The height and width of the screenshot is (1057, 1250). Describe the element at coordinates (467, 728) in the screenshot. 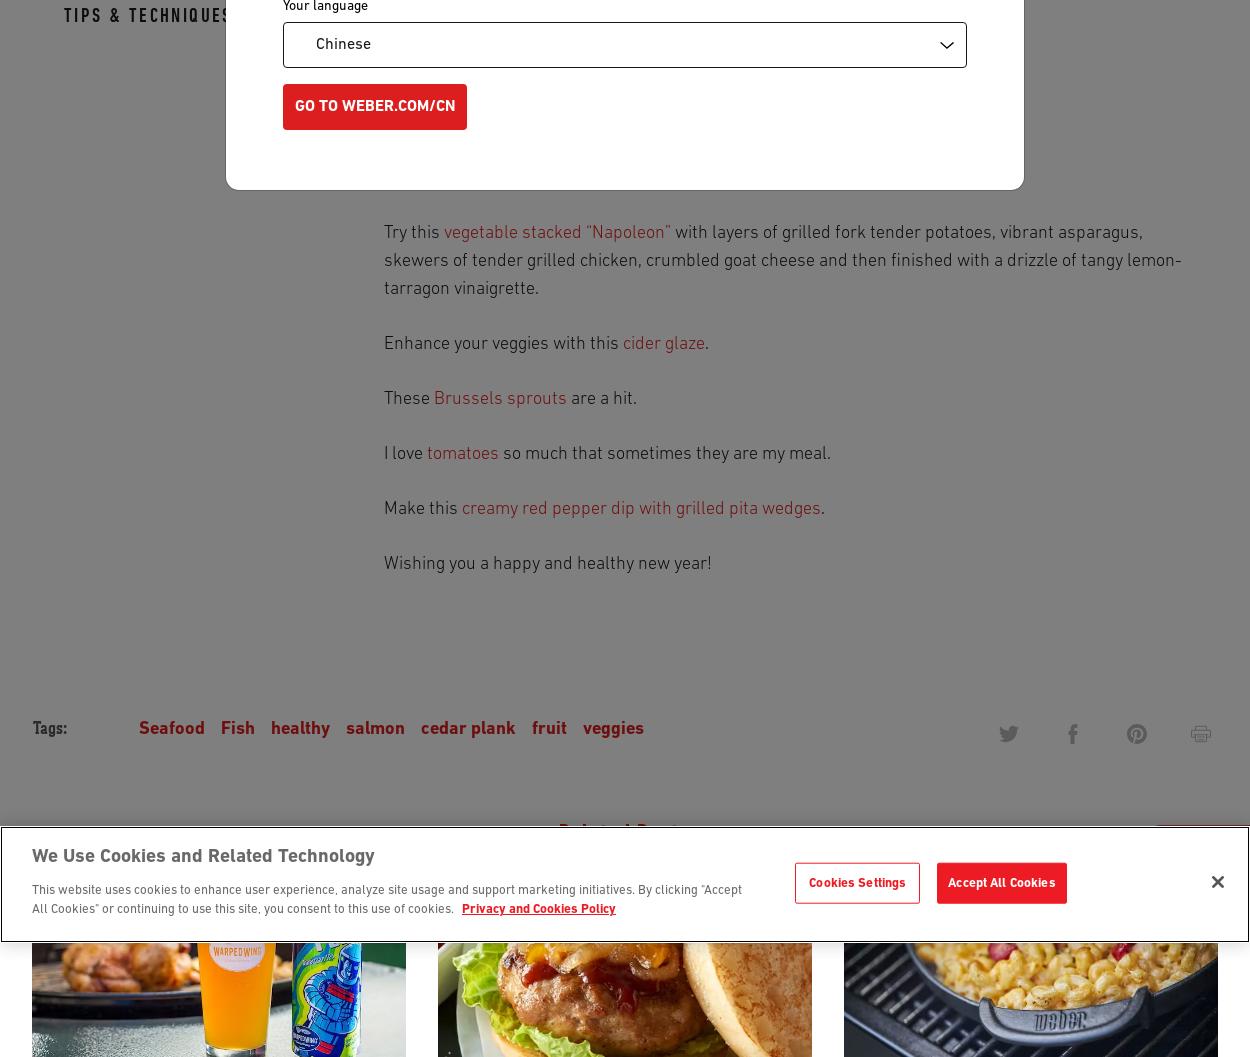

I see `'cedar plank'` at that location.